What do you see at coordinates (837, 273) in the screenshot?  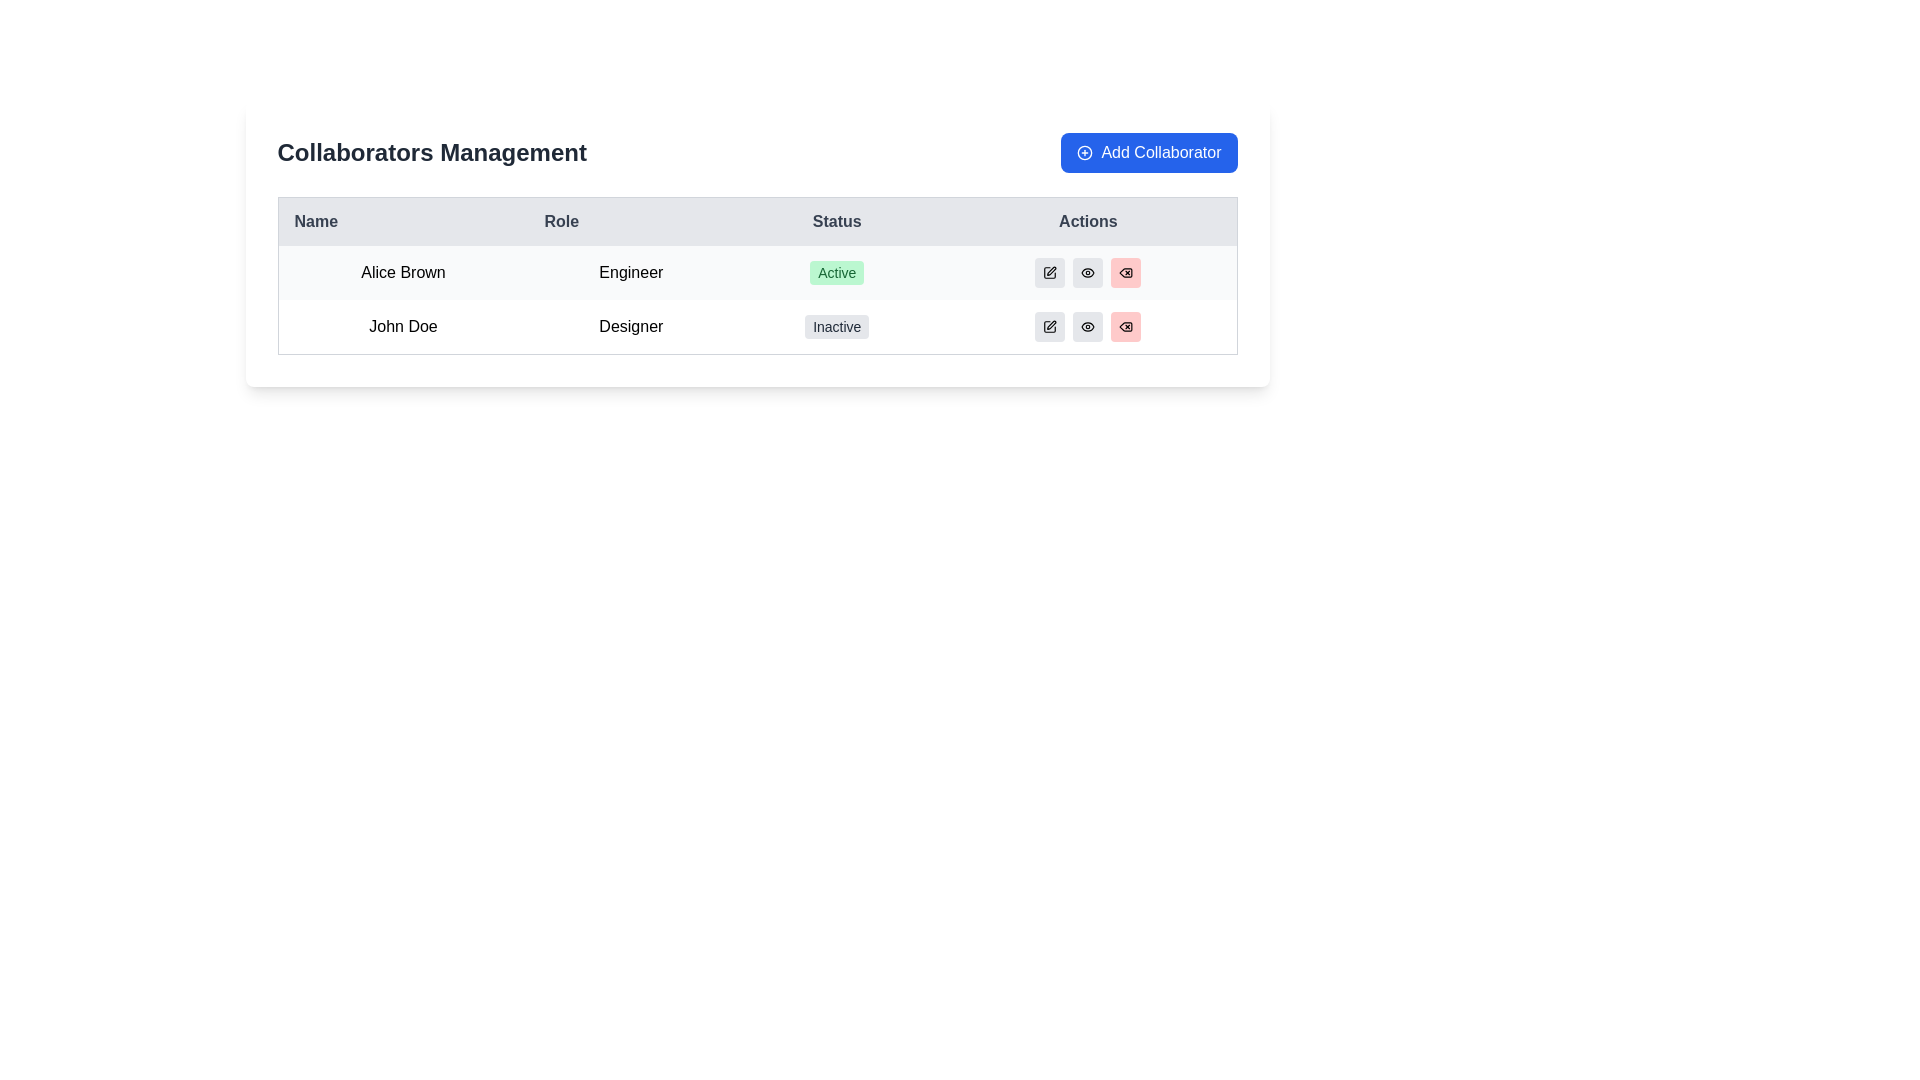 I see `the 'Active' status badge located in the 'Status' column of the table, next to the 'Engineer' role for 'Alice Brown'` at bounding box center [837, 273].